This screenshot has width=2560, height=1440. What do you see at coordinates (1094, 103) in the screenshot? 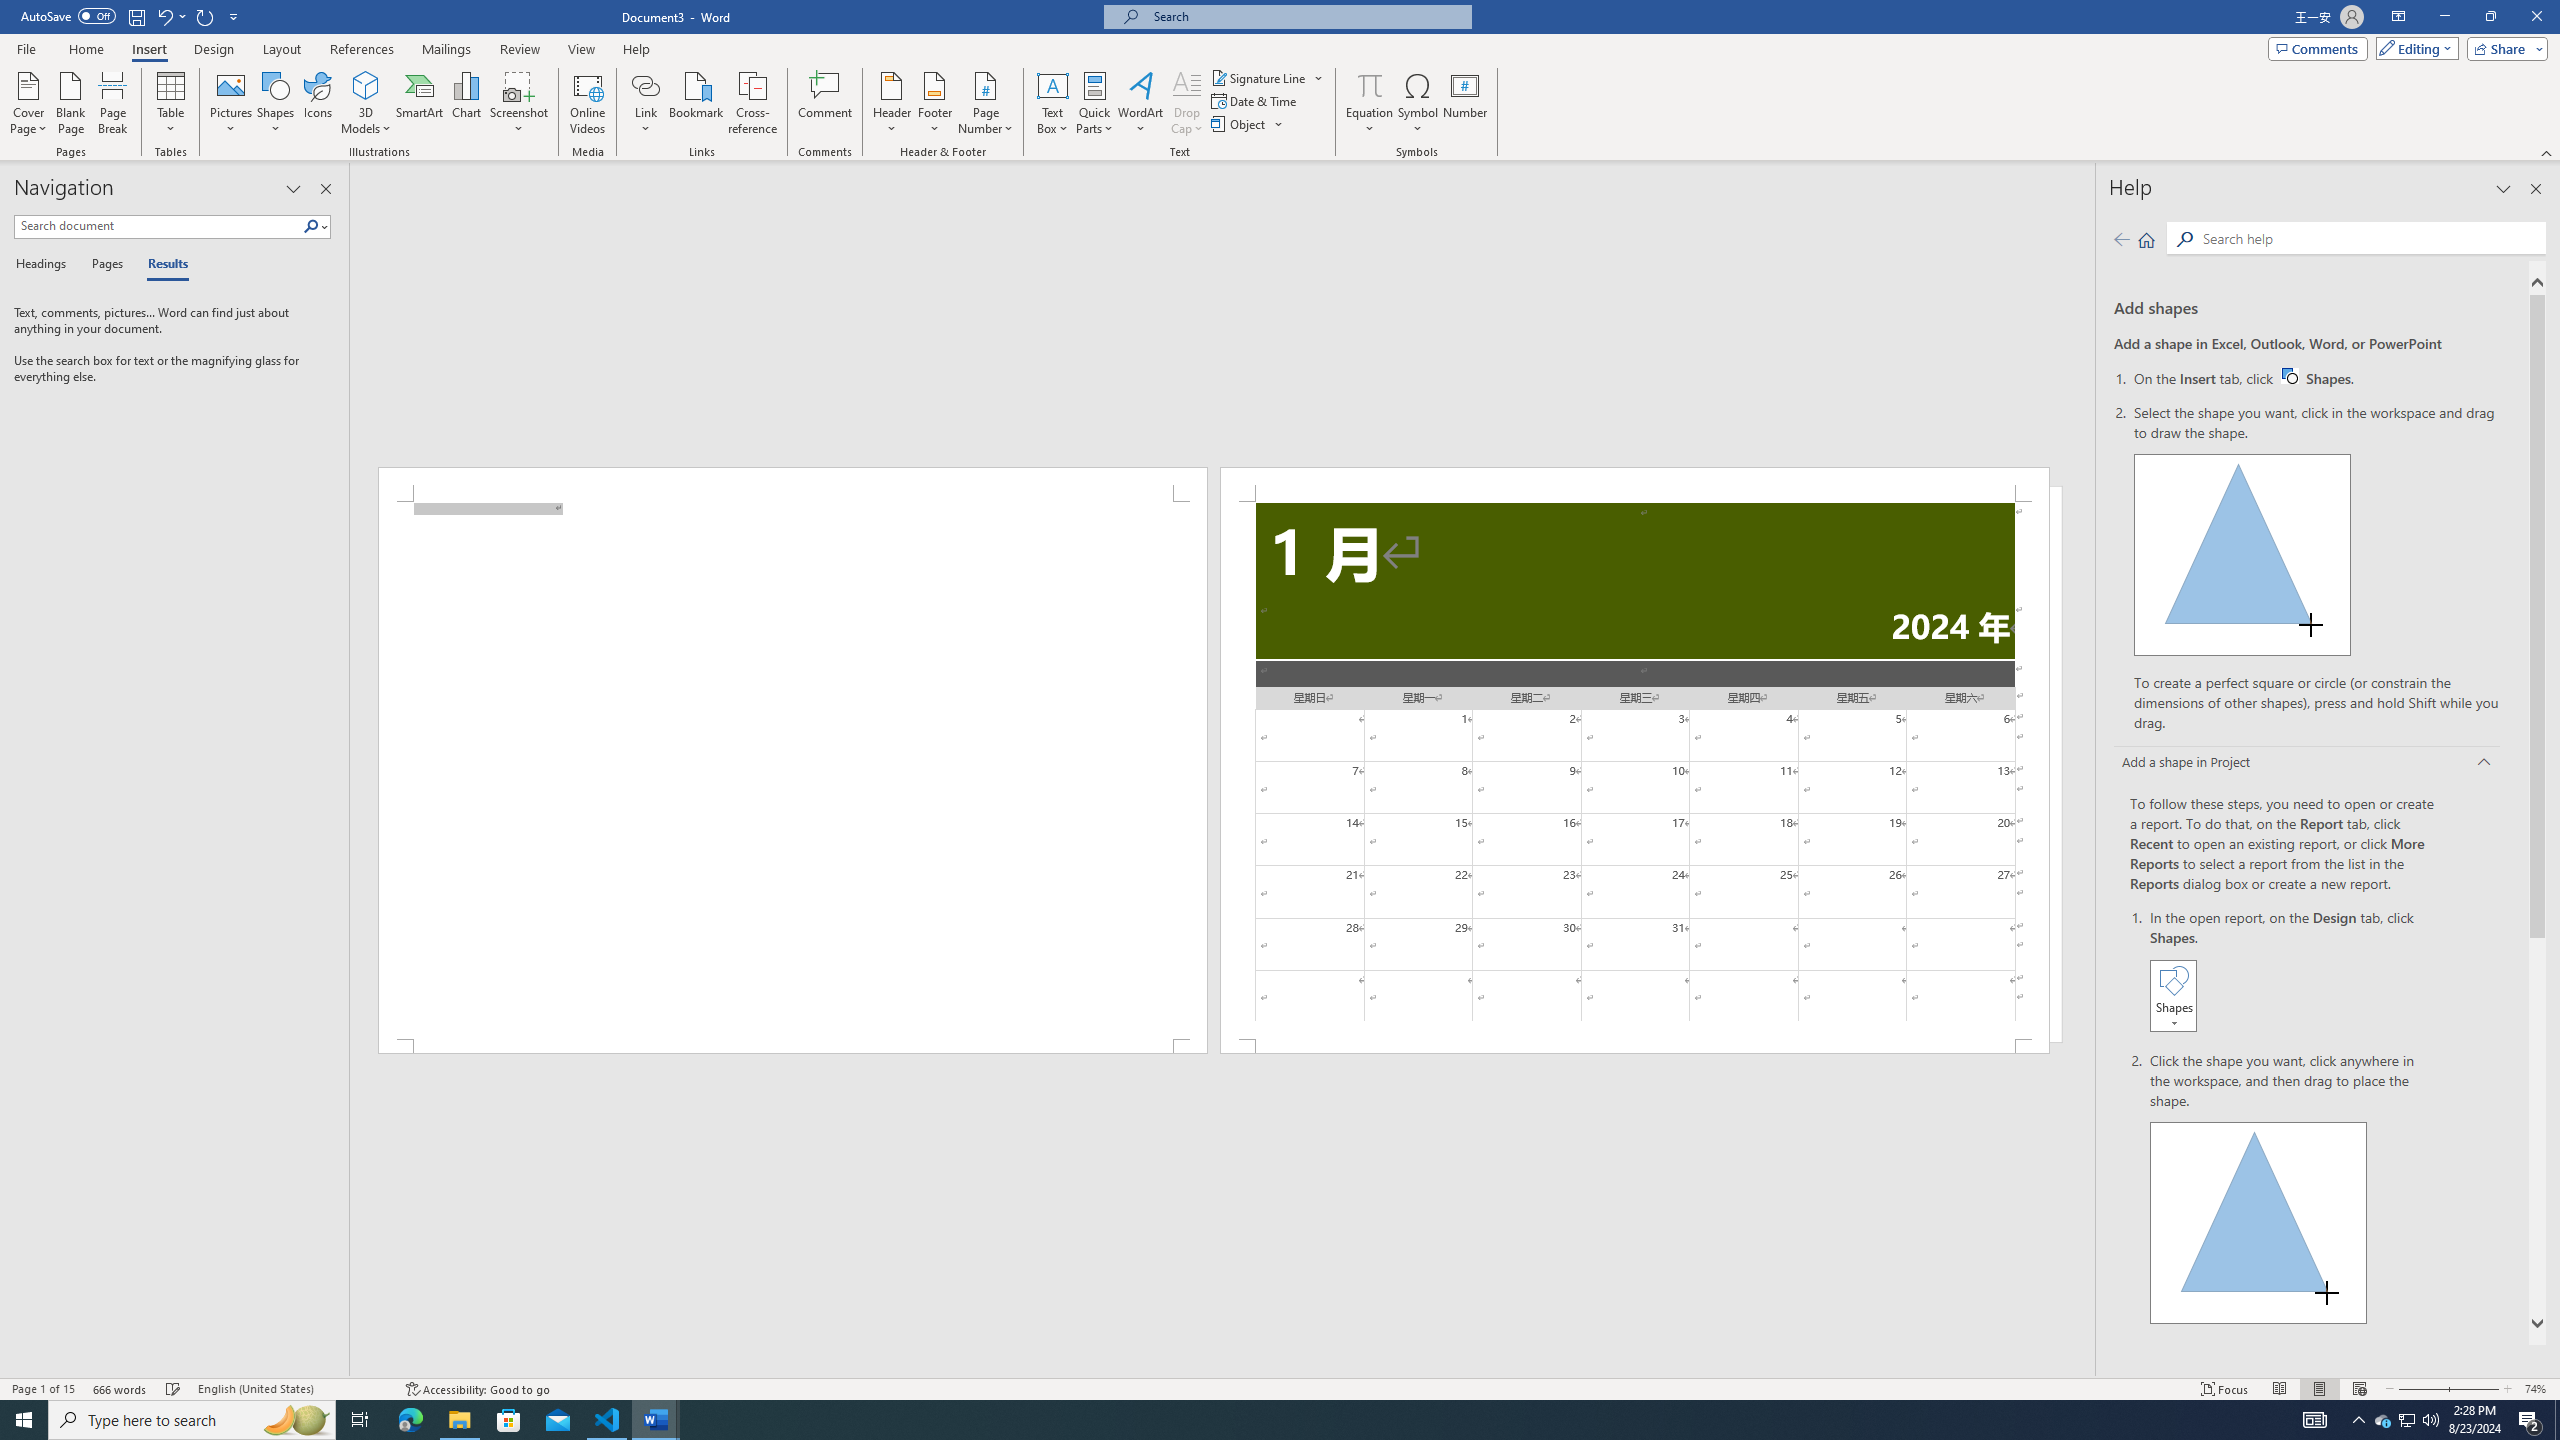
I see `'Quick Parts'` at bounding box center [1094, 103].